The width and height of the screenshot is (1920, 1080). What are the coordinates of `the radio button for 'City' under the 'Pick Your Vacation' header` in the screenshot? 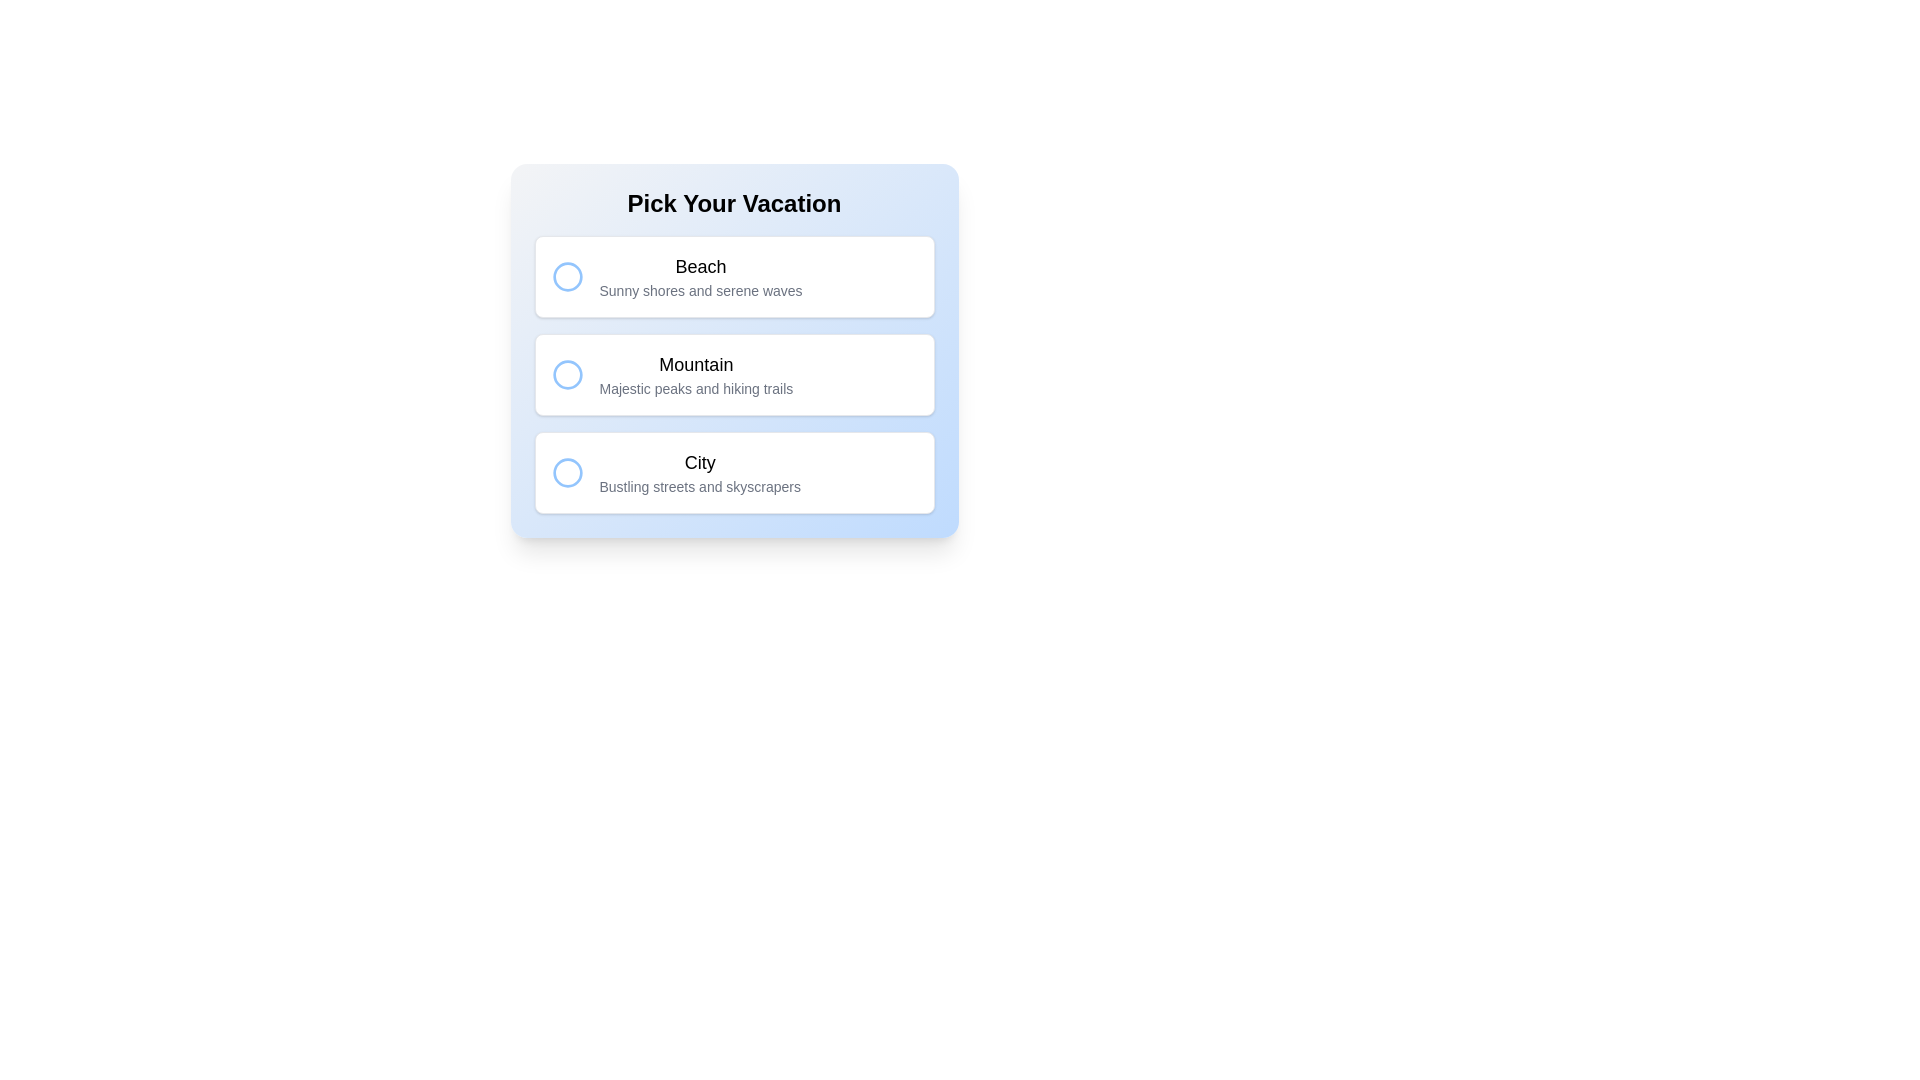 It's located at (566, 473).